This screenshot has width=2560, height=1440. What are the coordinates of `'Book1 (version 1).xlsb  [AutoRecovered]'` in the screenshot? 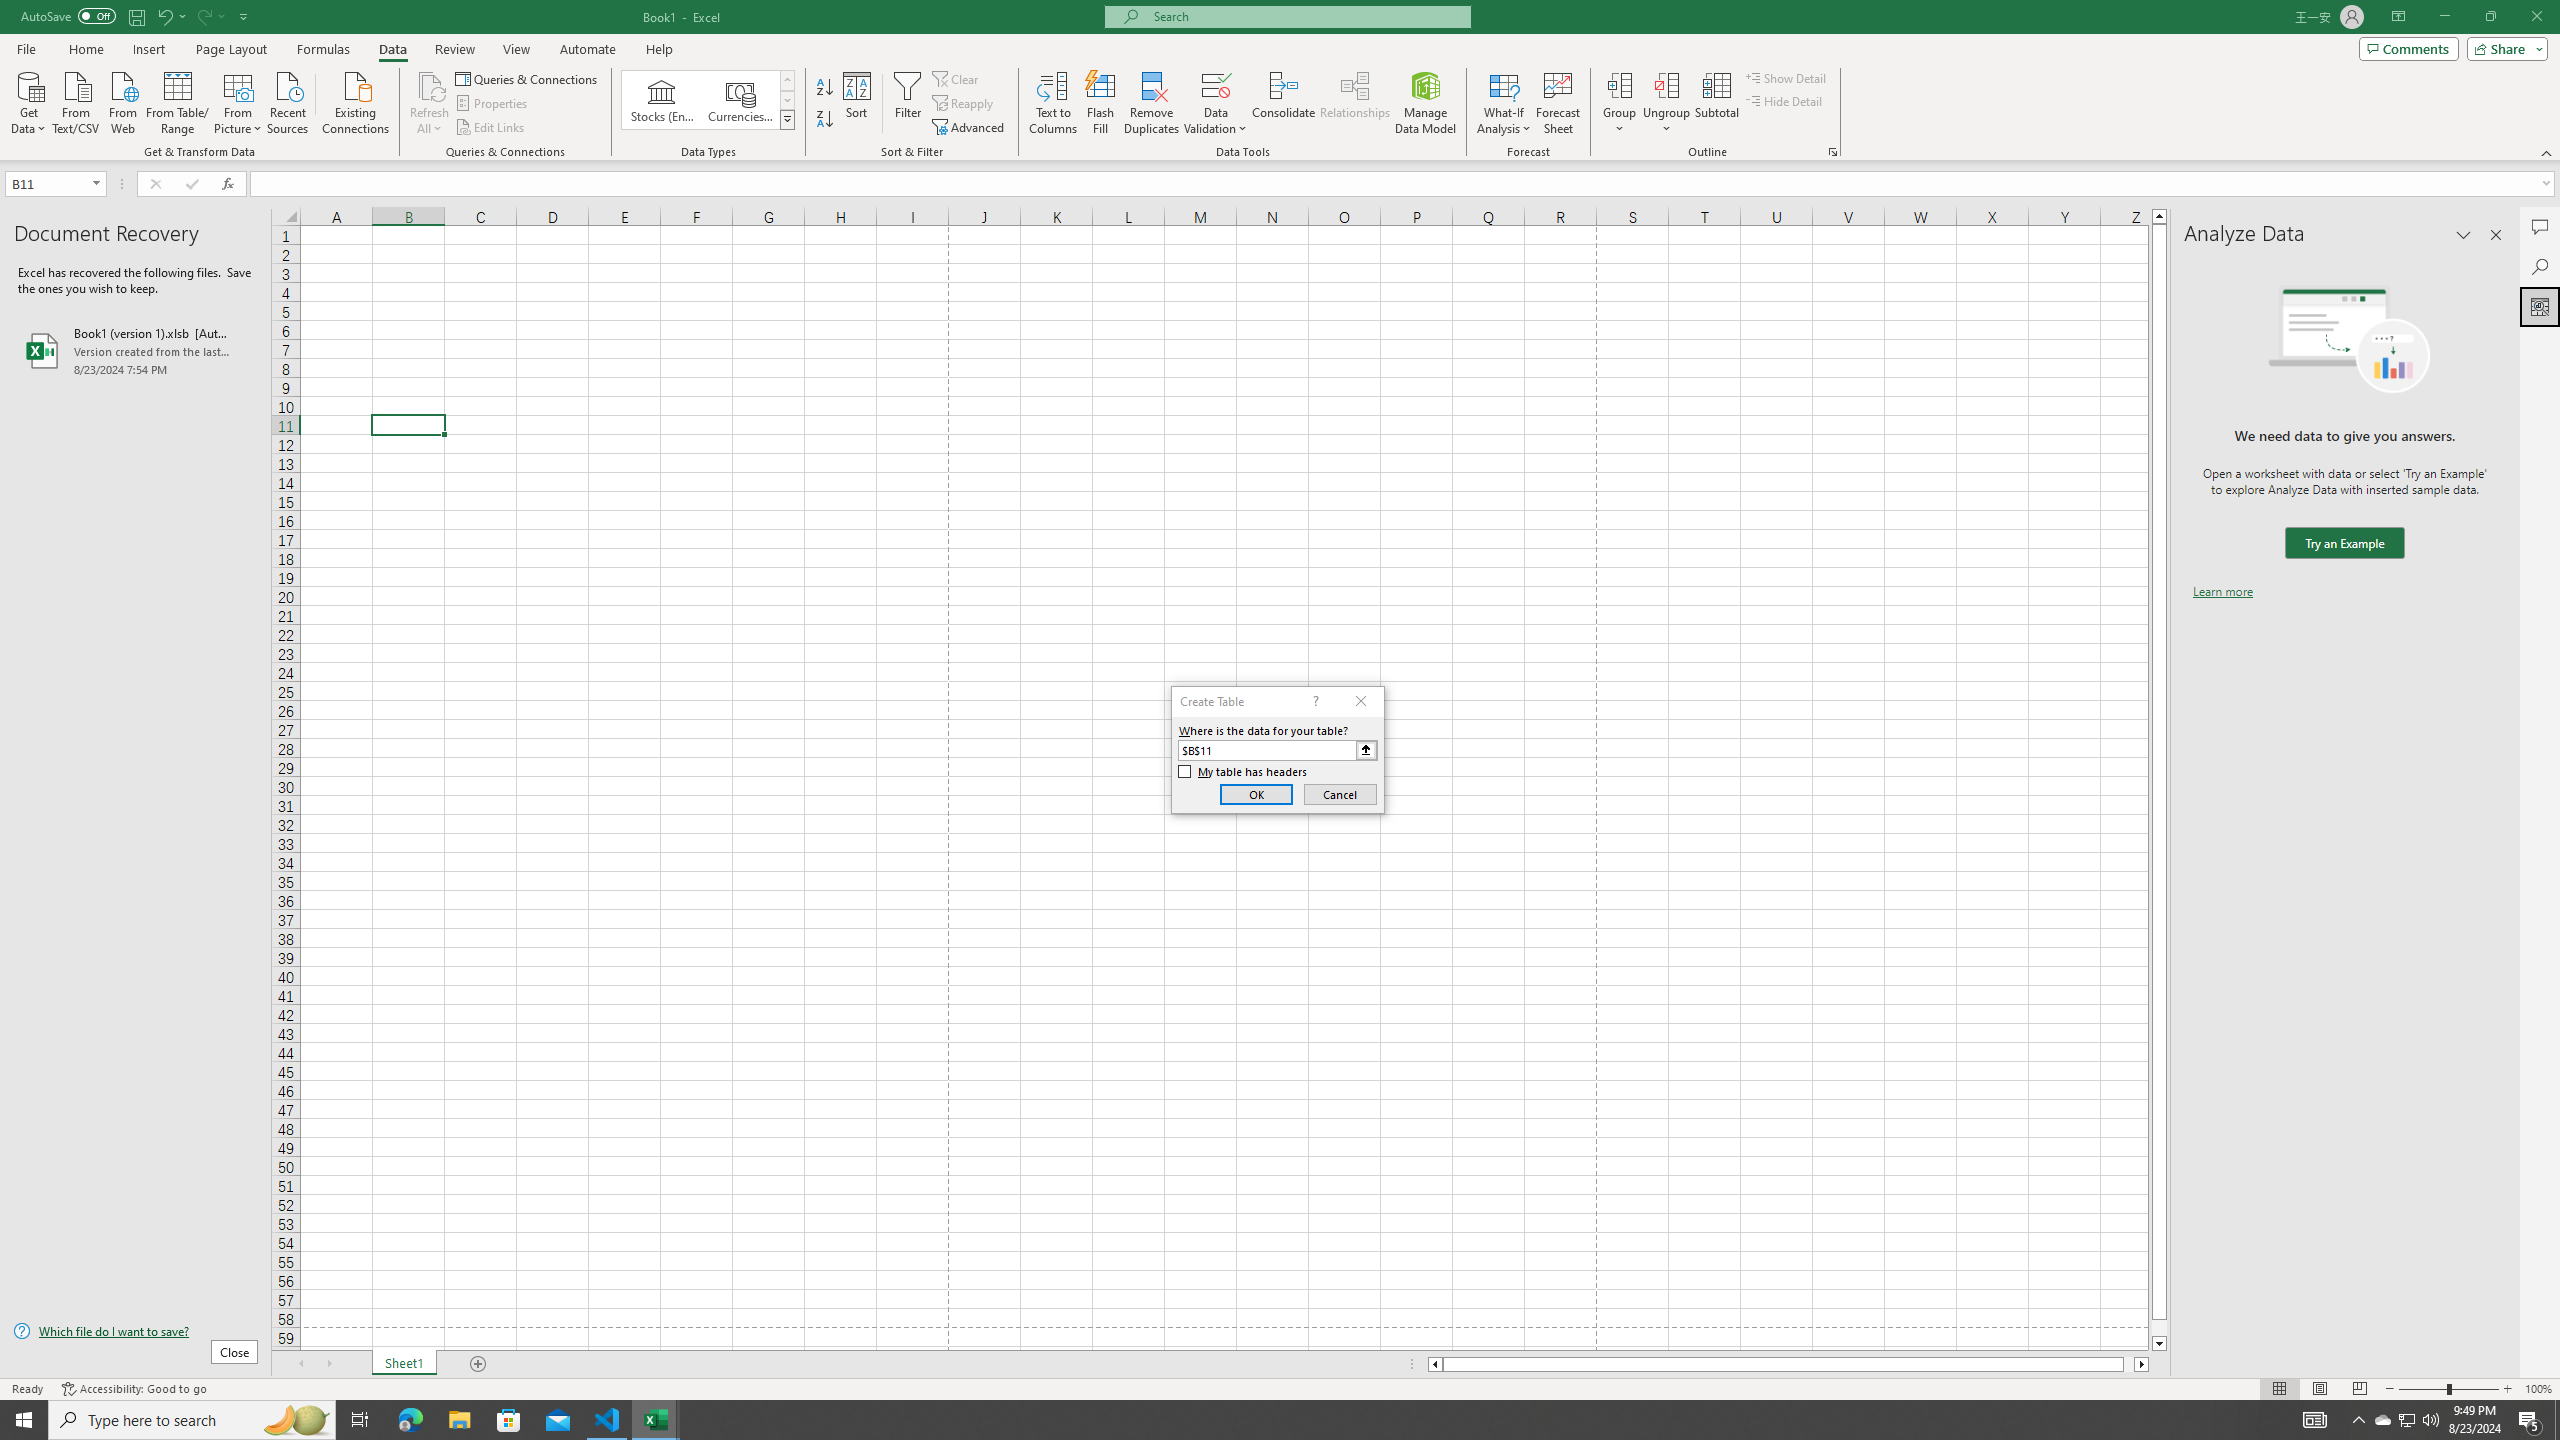 It's located at (134, 349).